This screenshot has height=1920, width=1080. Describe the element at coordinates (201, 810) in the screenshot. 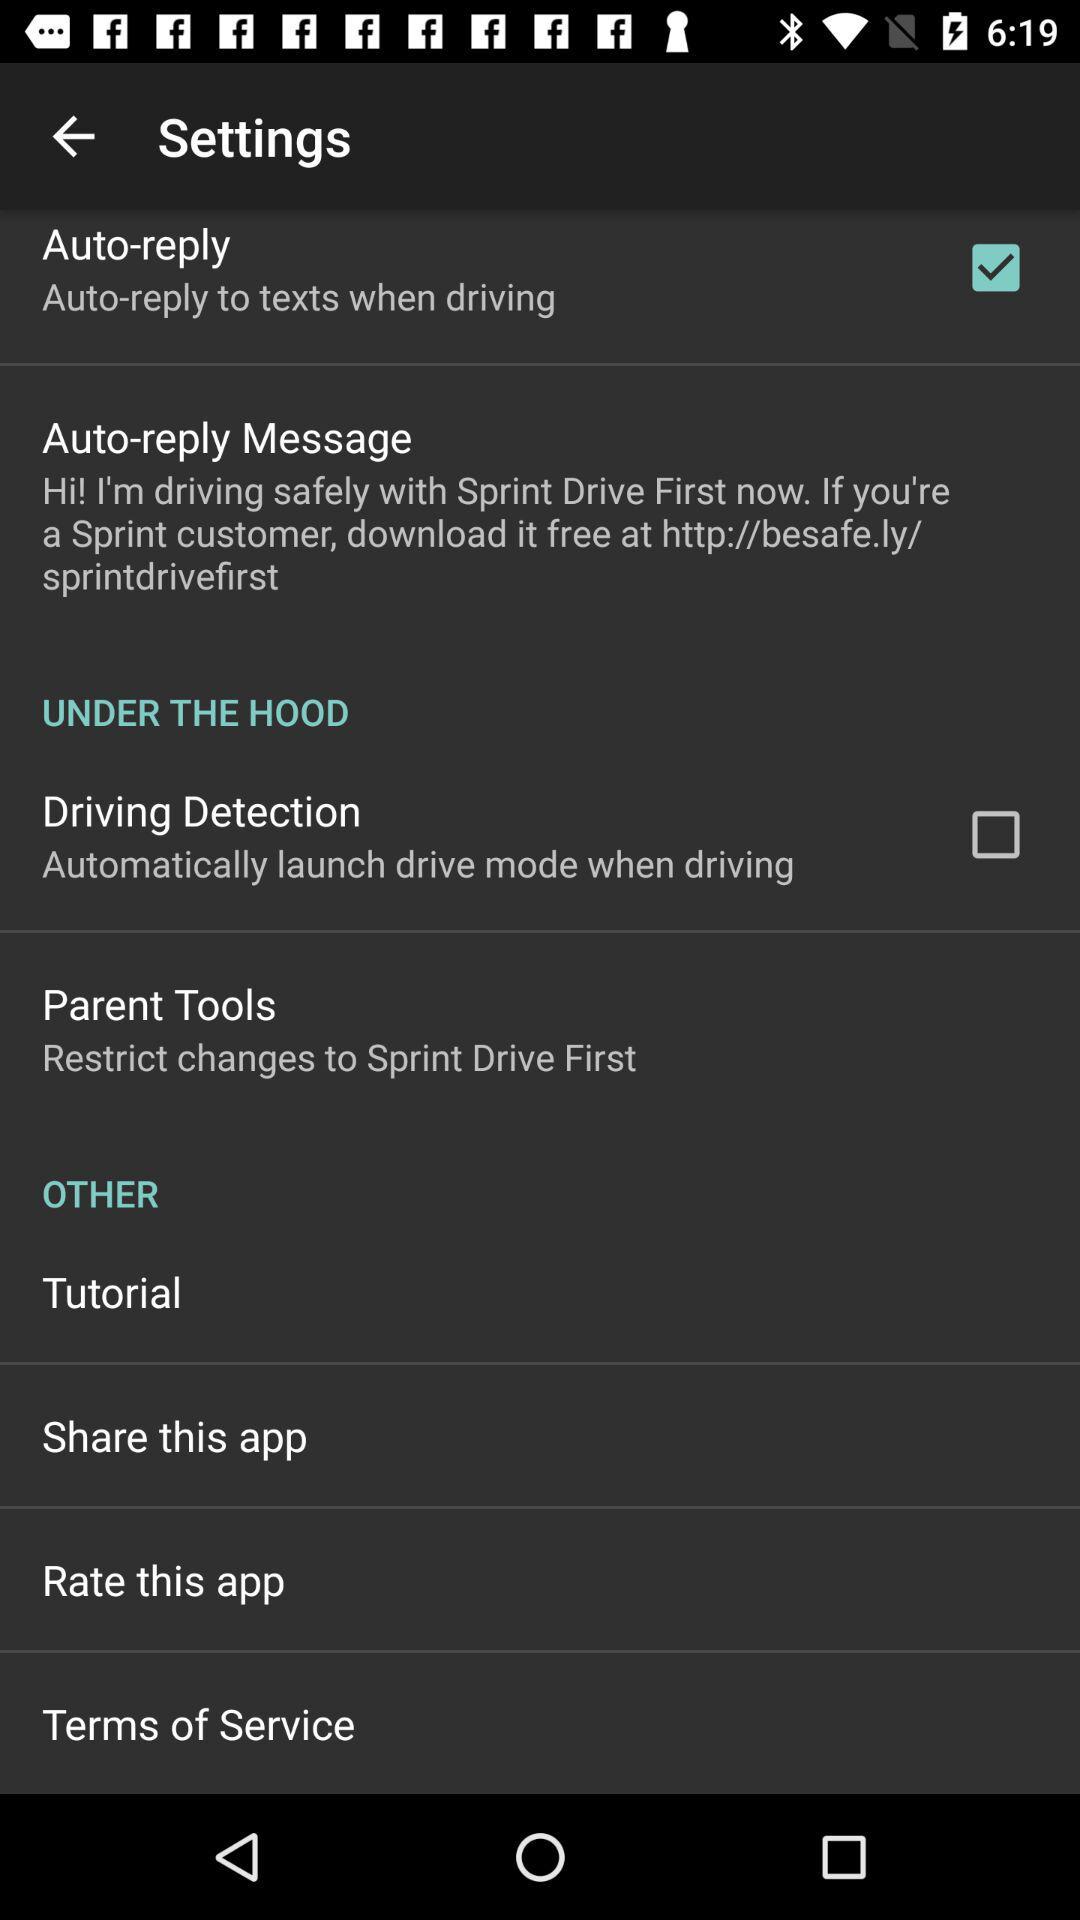

I see `the item above automatically launch drive item` at that location.